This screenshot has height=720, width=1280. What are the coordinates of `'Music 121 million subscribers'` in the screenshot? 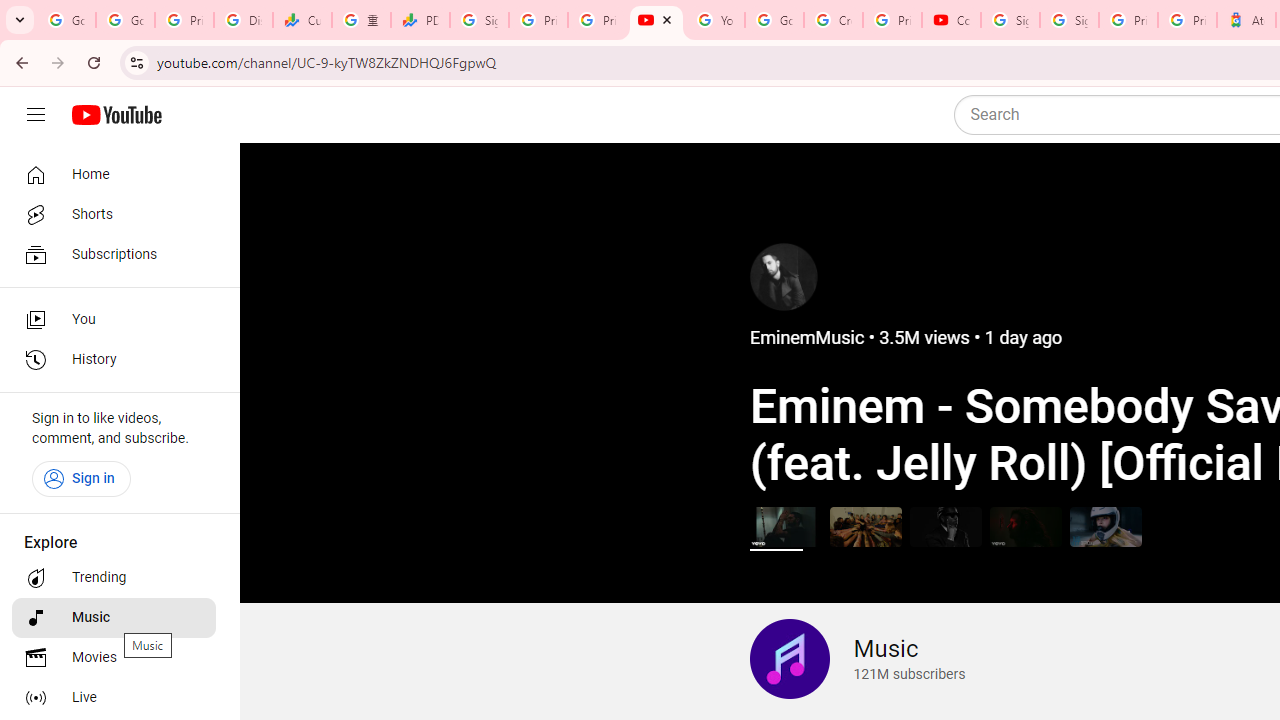 It's located at (857, 659).